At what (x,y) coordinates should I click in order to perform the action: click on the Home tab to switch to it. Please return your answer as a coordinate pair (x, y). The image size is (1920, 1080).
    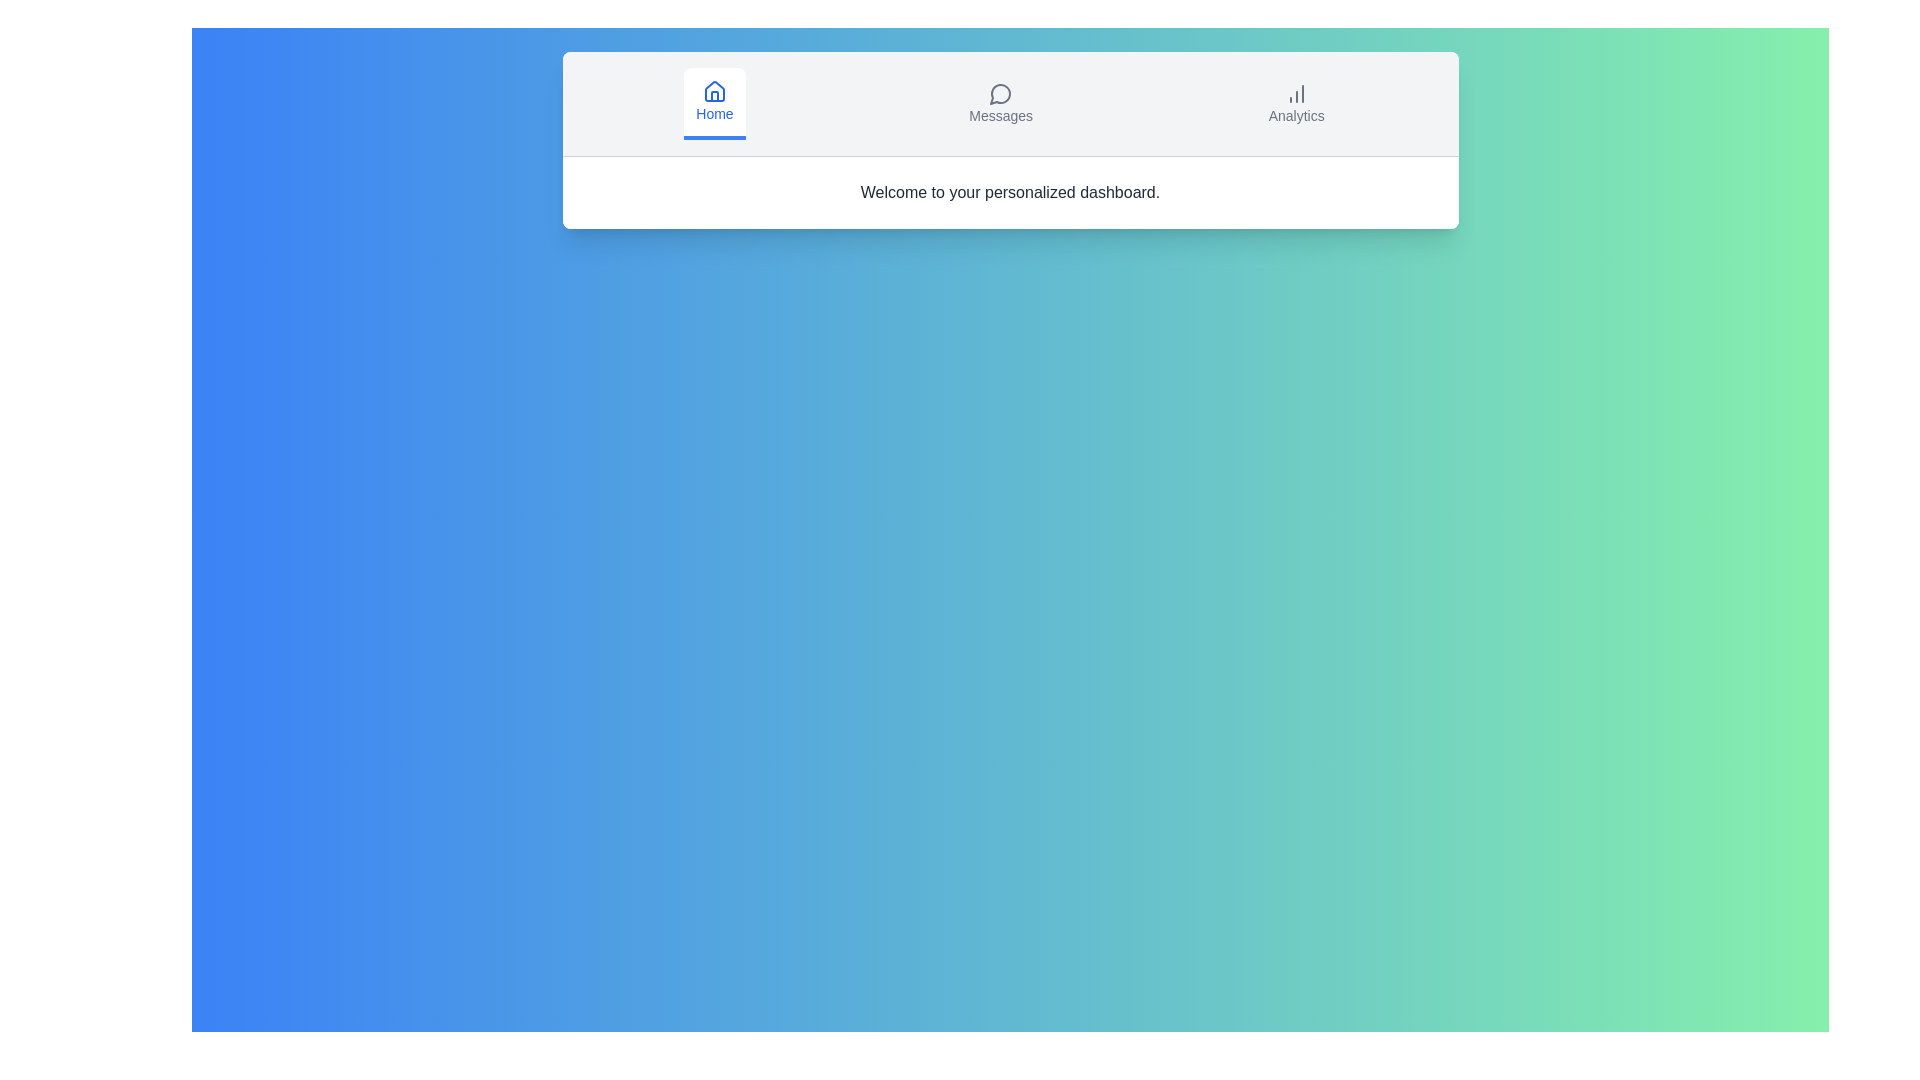
    Looking at the image, I should click on (715, 104).